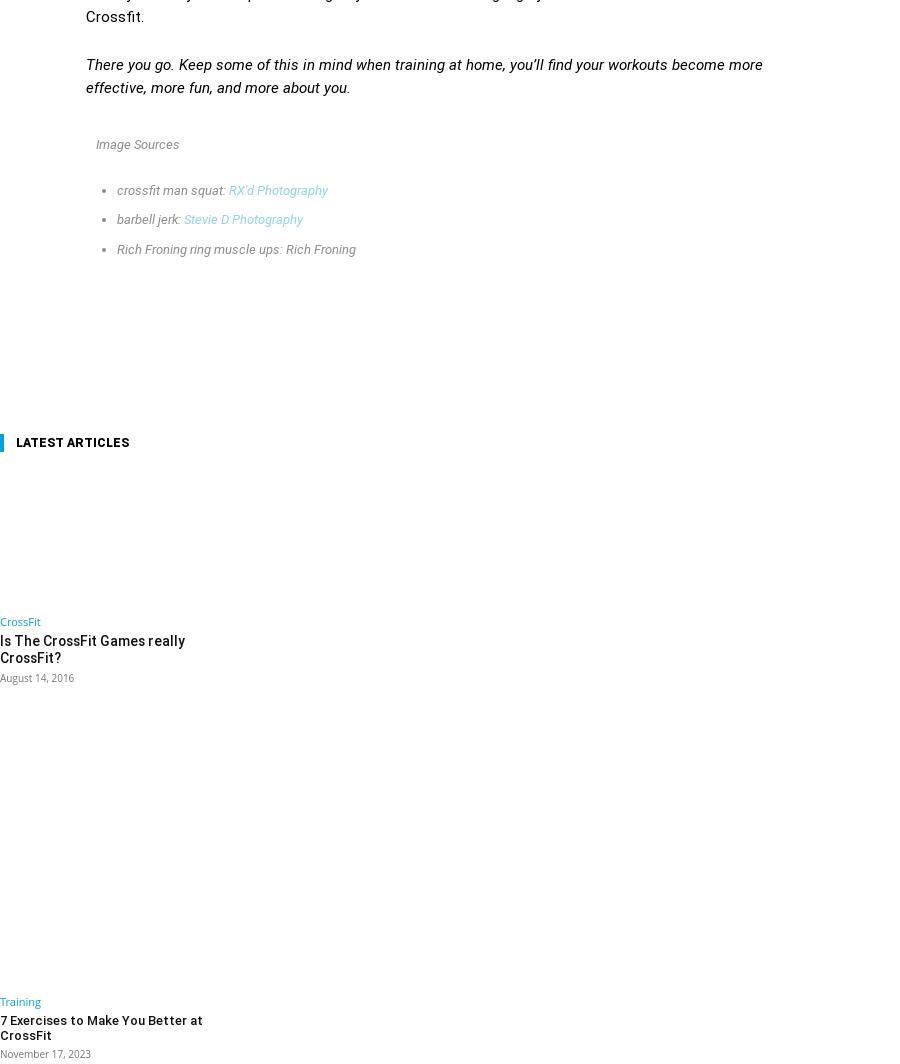 This screenshot has height=1064, width=900. What do you see at coordinates (71, 443) in the screenshot?
I see `'Latest articles'` at bounding box center [71, 443].